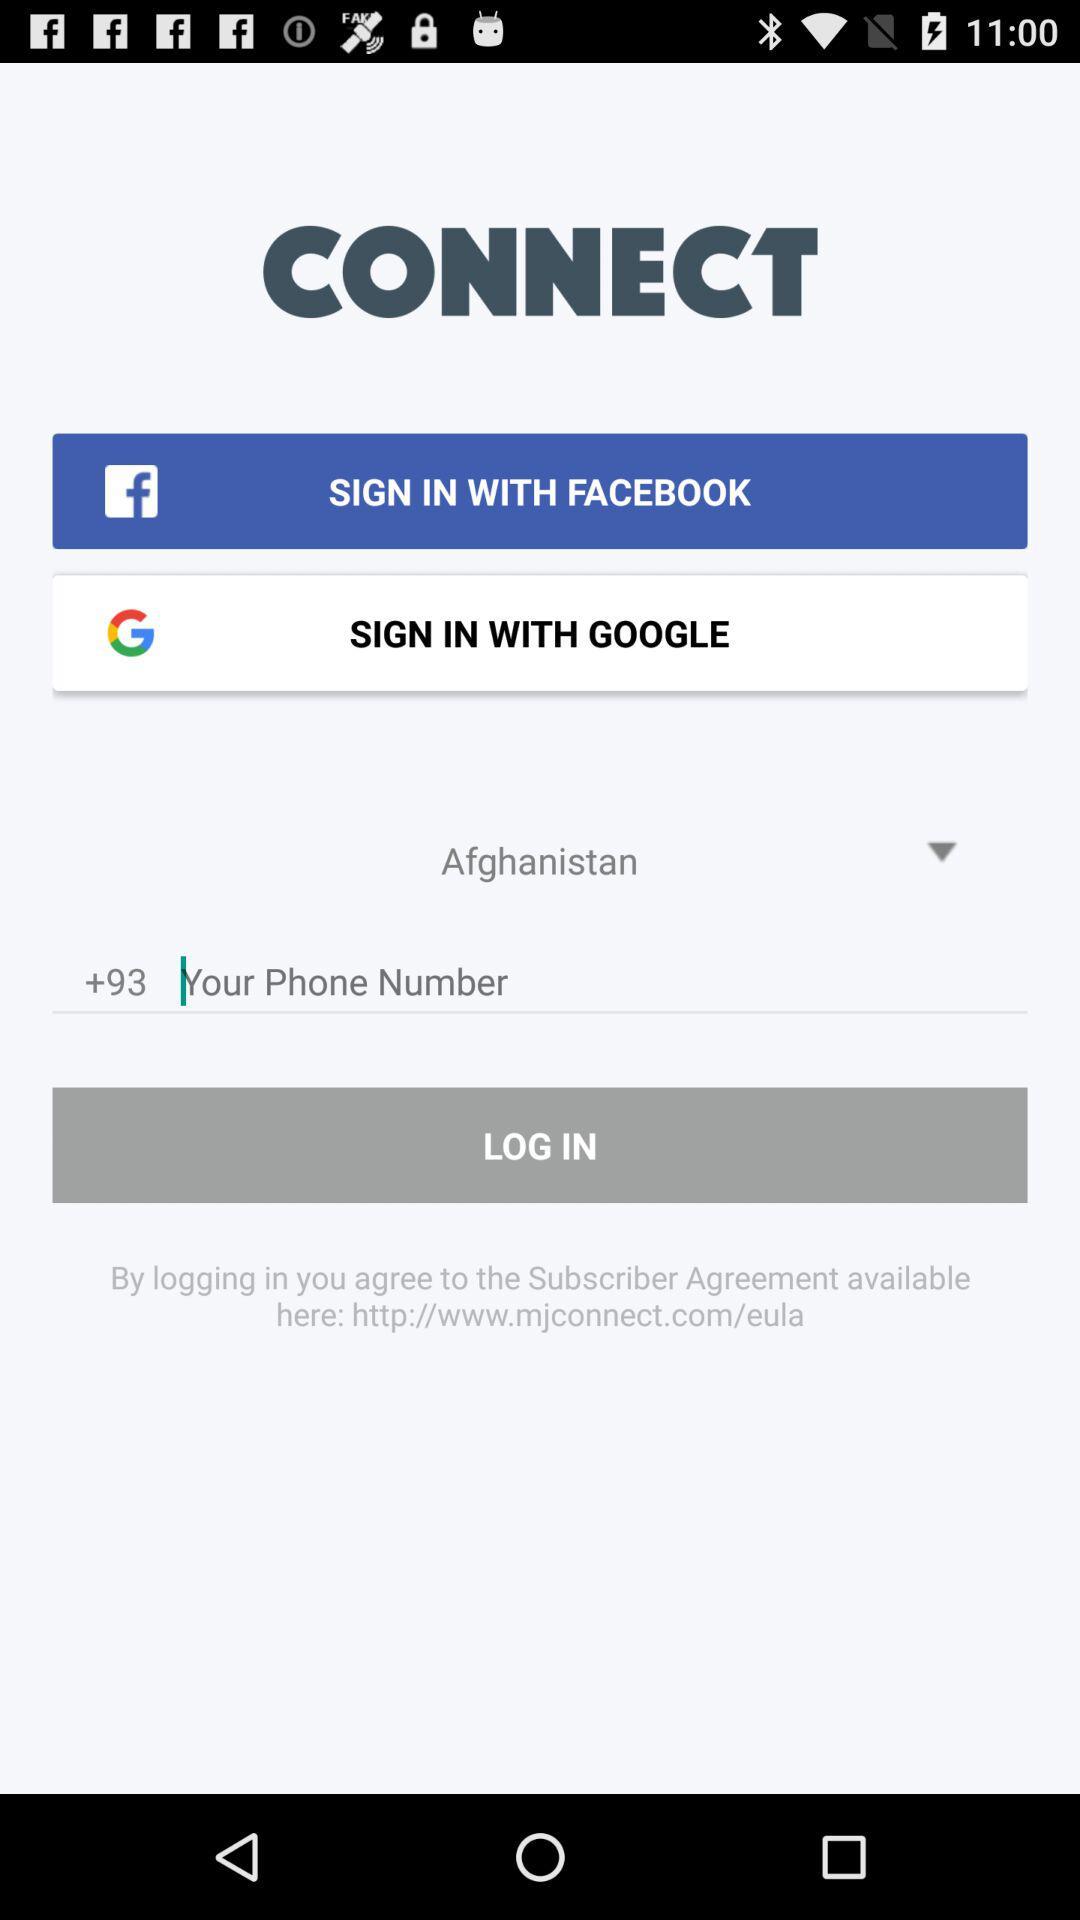  What do you see at coordinates (116, 986) in the screenshot?
I see `icon above the log in` at bounding box center [116, 986].